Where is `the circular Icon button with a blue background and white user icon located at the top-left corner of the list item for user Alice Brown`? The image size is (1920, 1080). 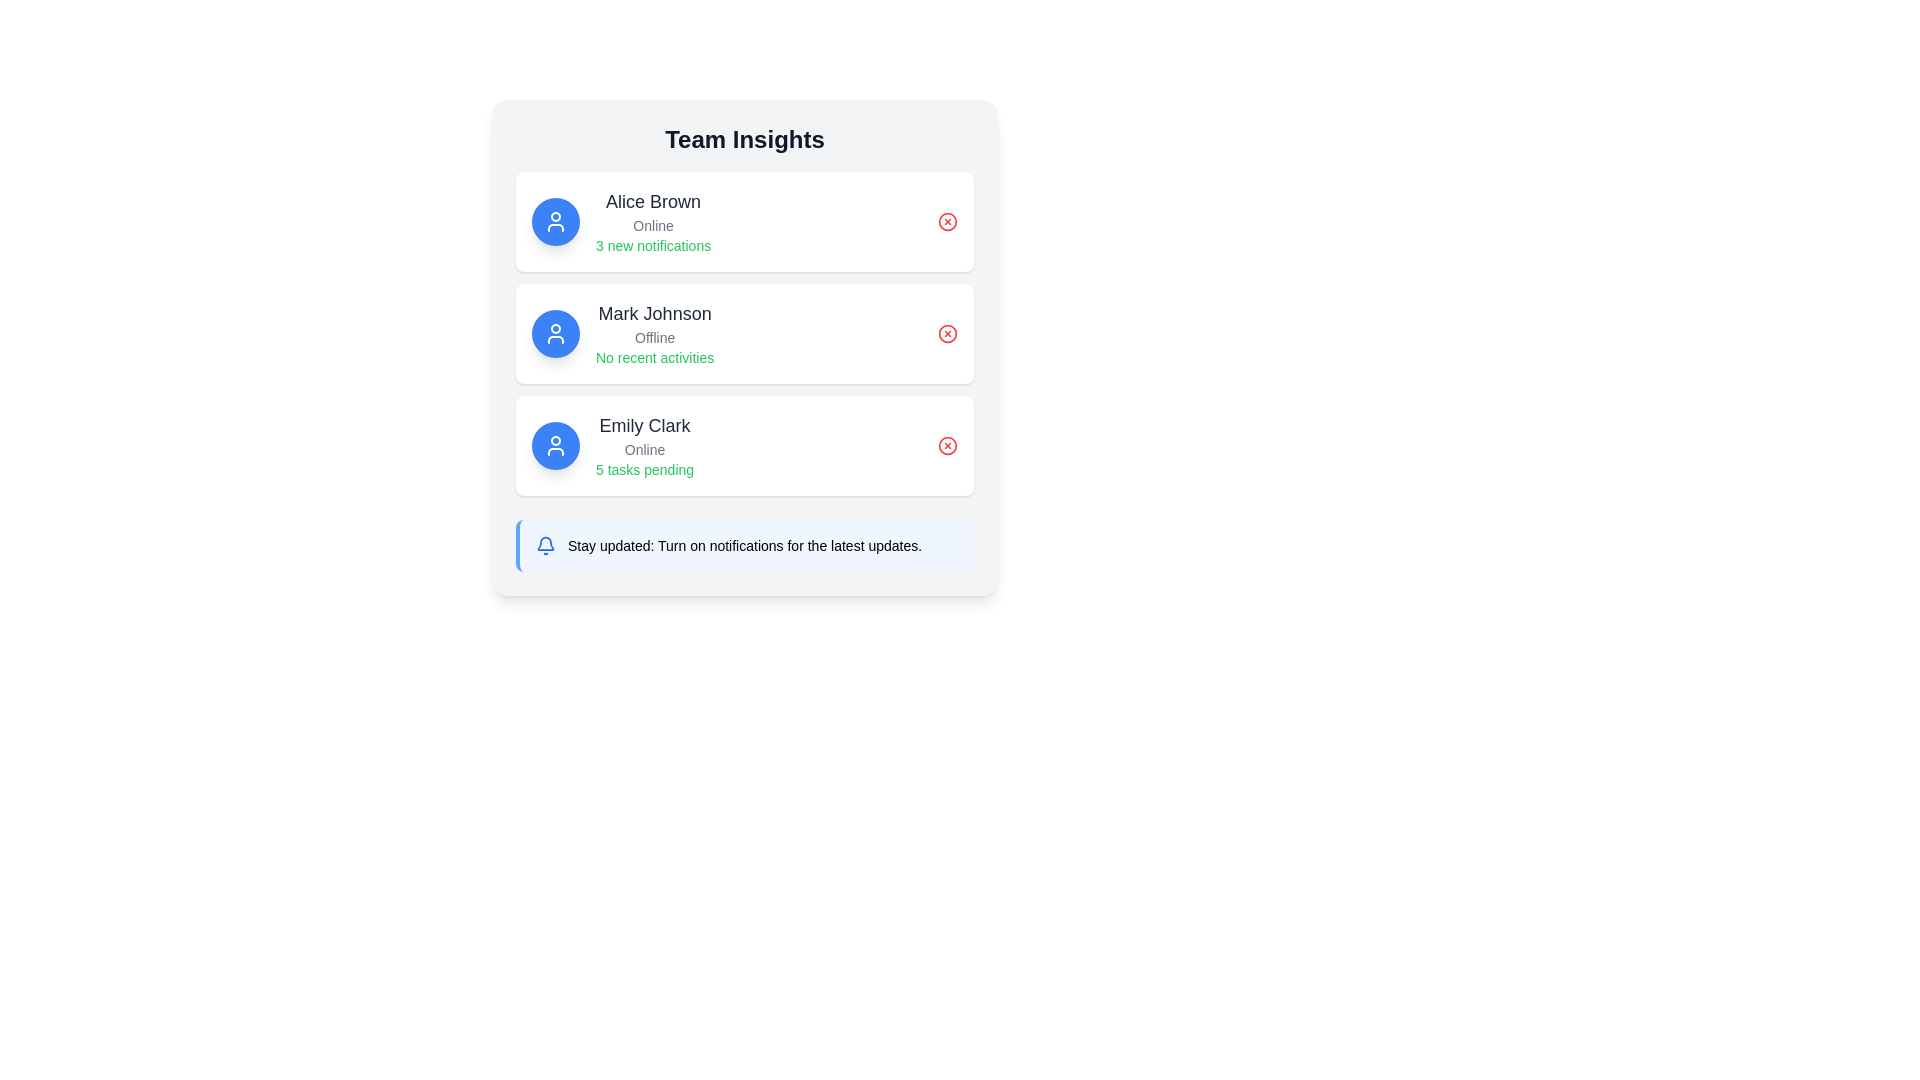
the circular Icon button with a blue background and white user icon located at the top-left corner of the list item for user Alice Brown is located at coordinates (556, 222).